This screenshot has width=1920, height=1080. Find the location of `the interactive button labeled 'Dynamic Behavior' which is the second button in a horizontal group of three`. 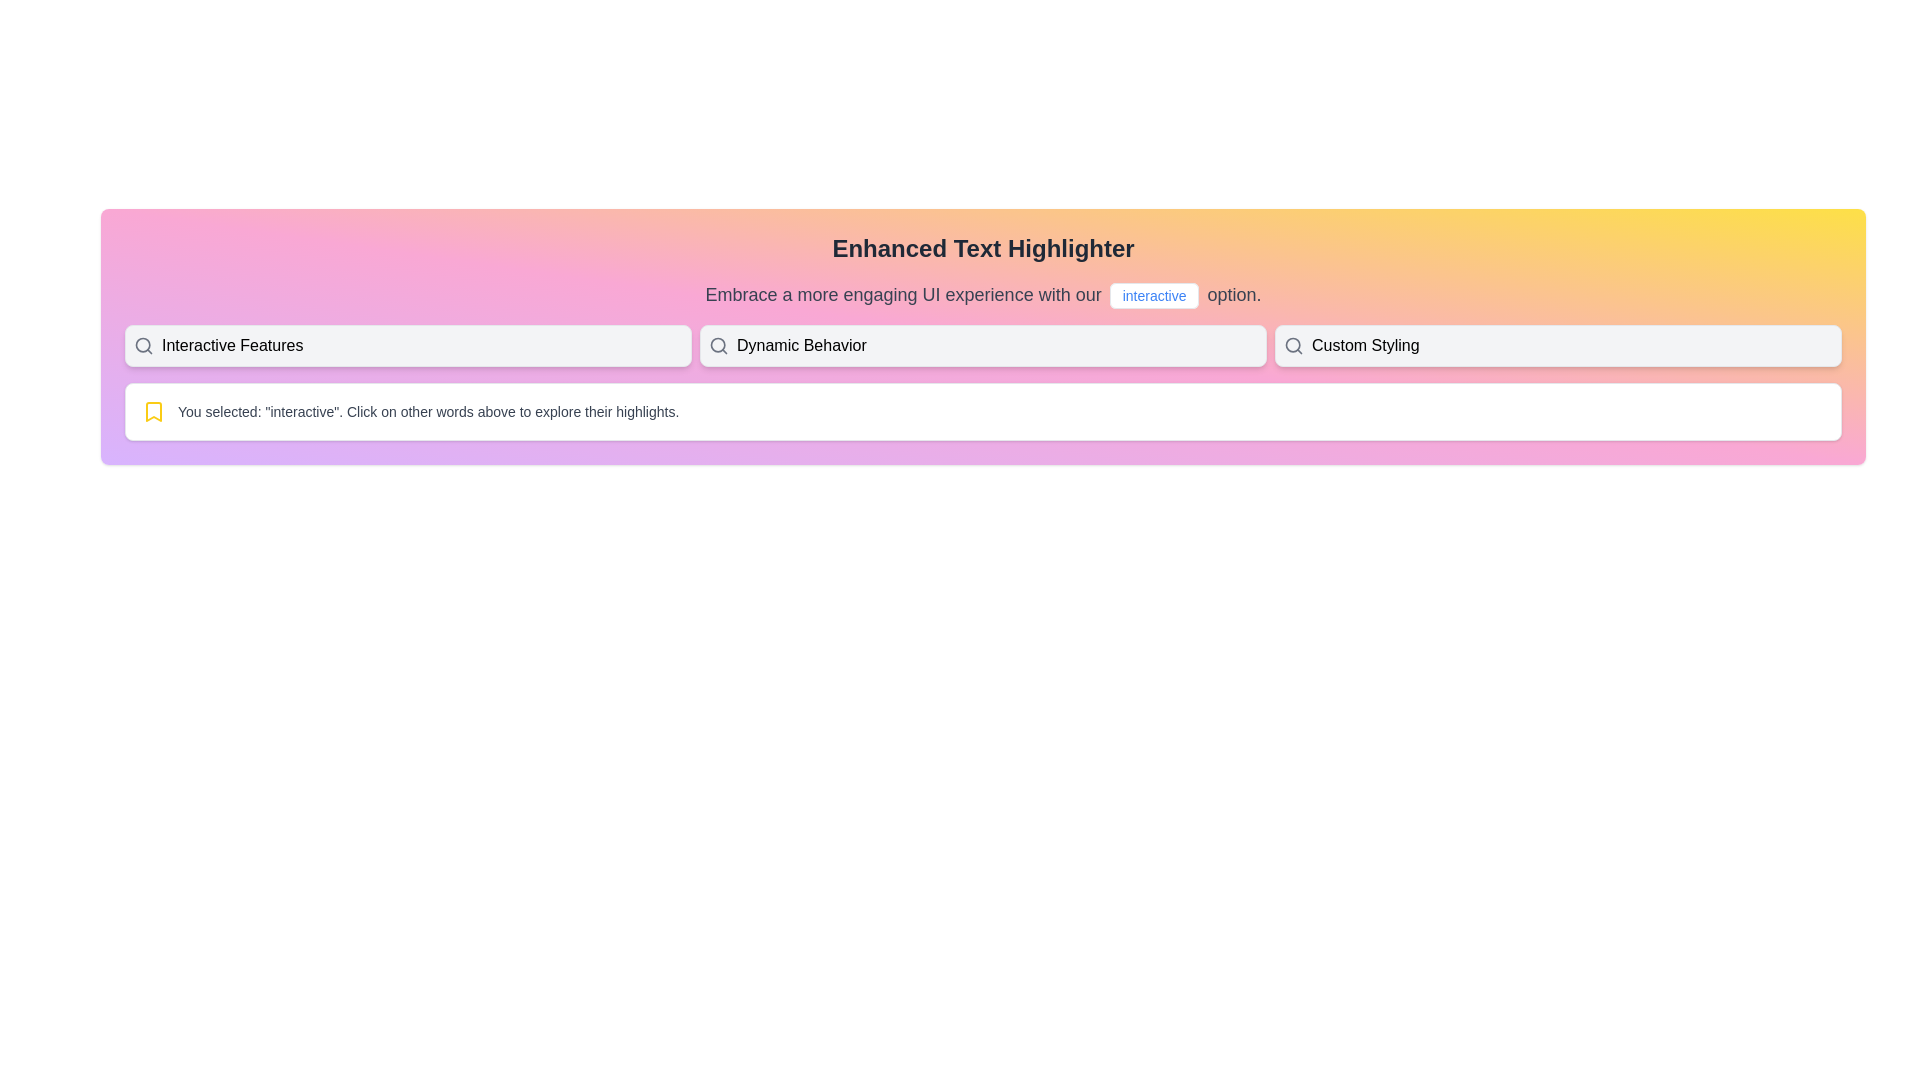

the interactive button labeled 'Dynamic Behavior' which is the second button in a horizontal group of three is located at coordinates (983, 345).